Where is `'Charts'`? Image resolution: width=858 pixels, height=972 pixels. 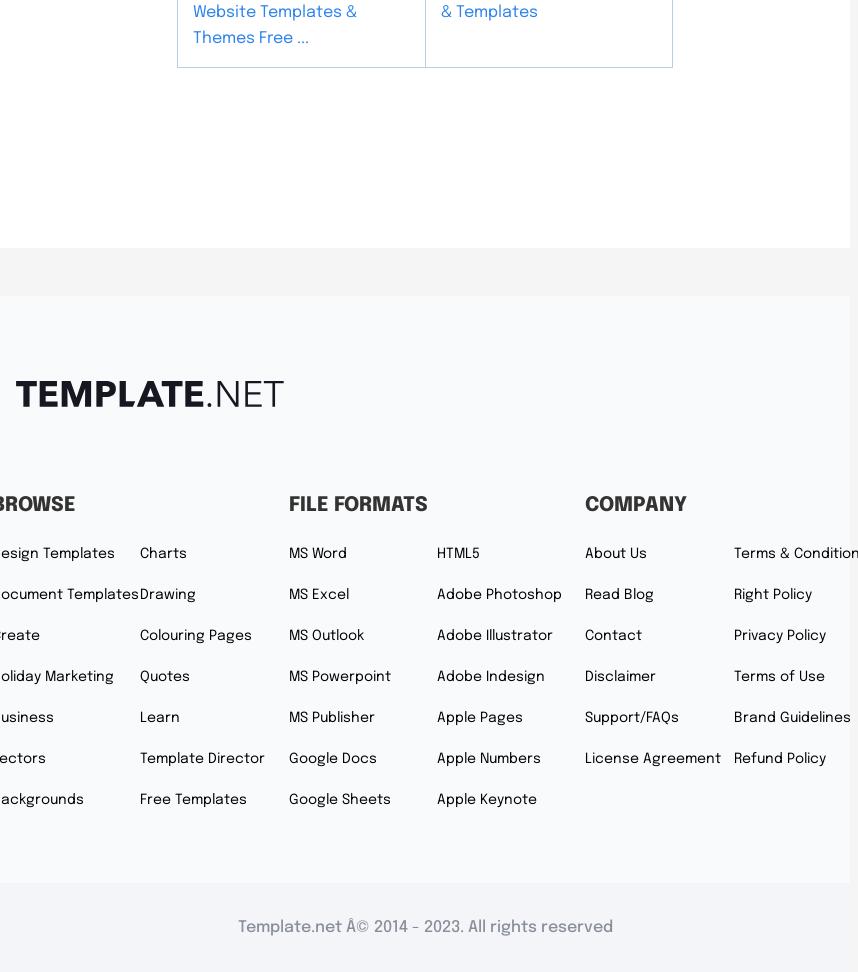 'Charts' is located at coordinates (162, 551).